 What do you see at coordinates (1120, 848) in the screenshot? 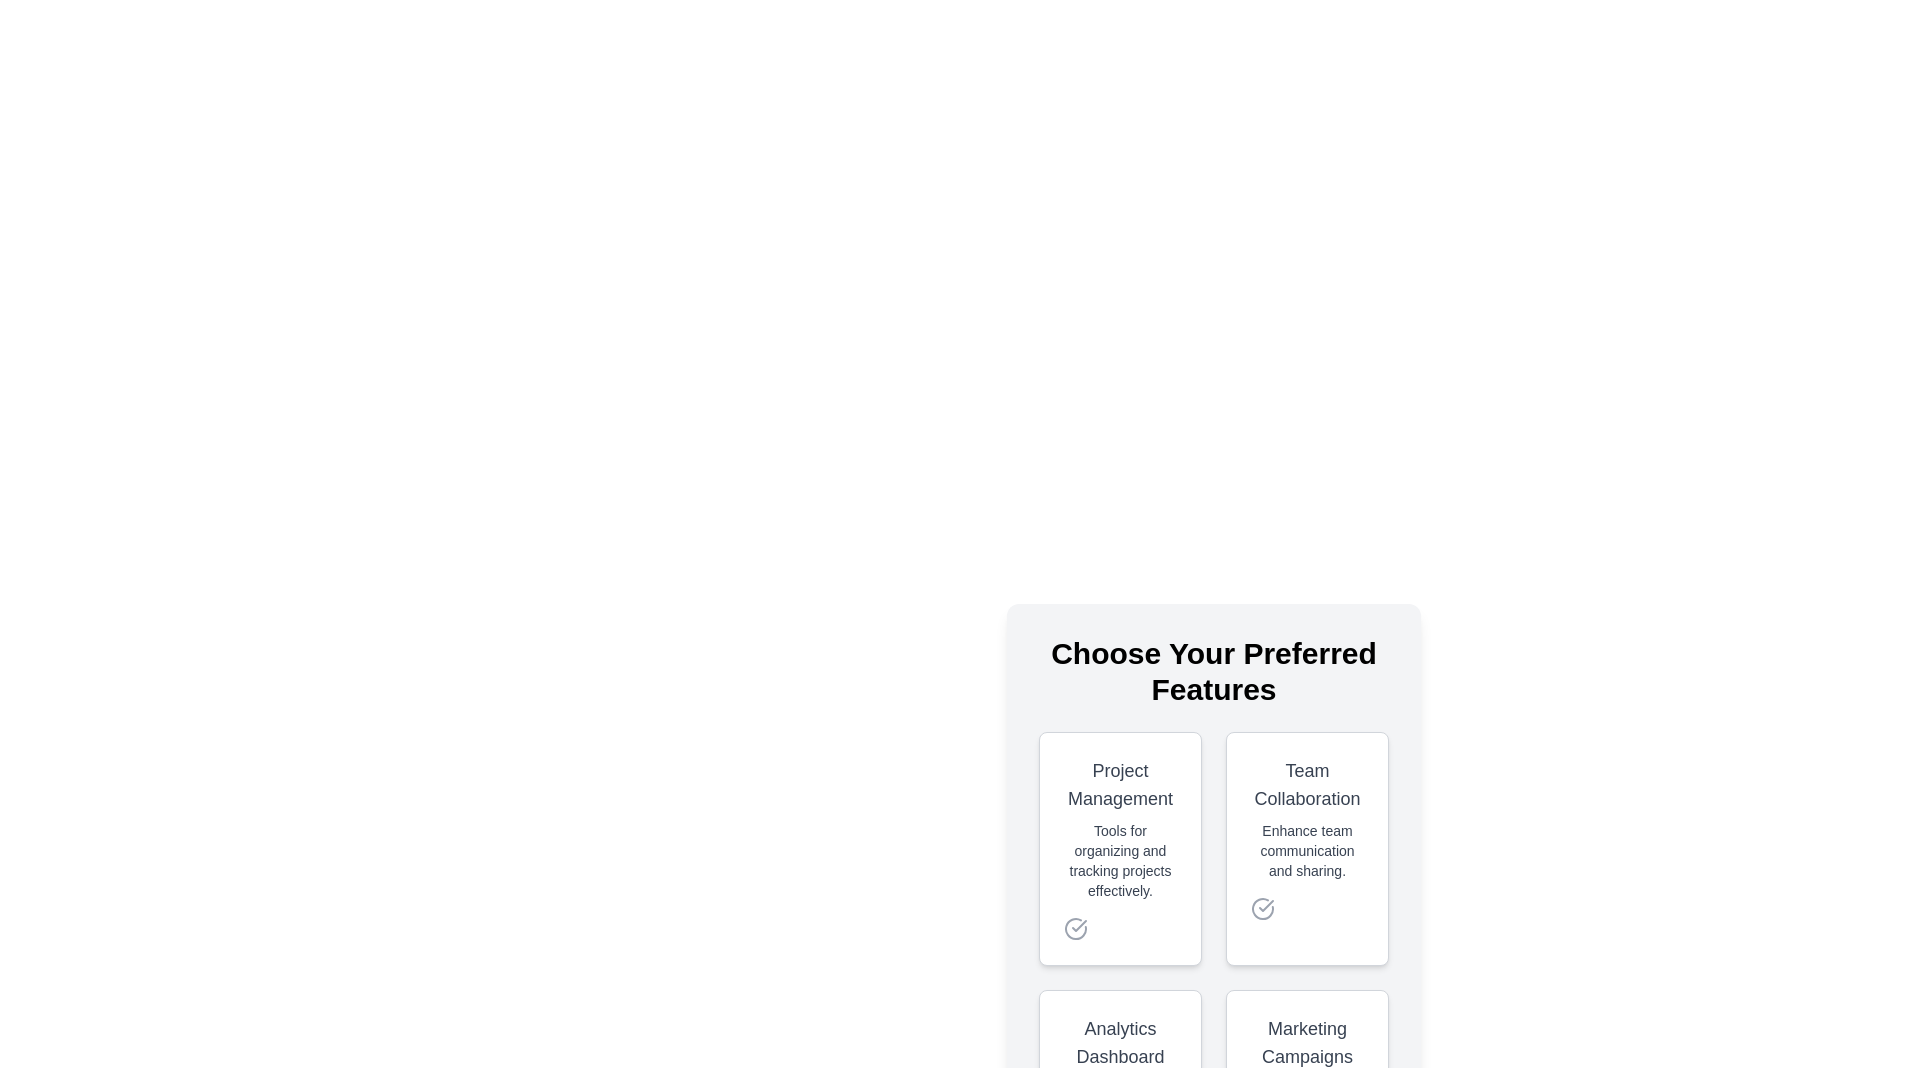
I see `the feature card Project Management` at bounding box center [1120, 848].